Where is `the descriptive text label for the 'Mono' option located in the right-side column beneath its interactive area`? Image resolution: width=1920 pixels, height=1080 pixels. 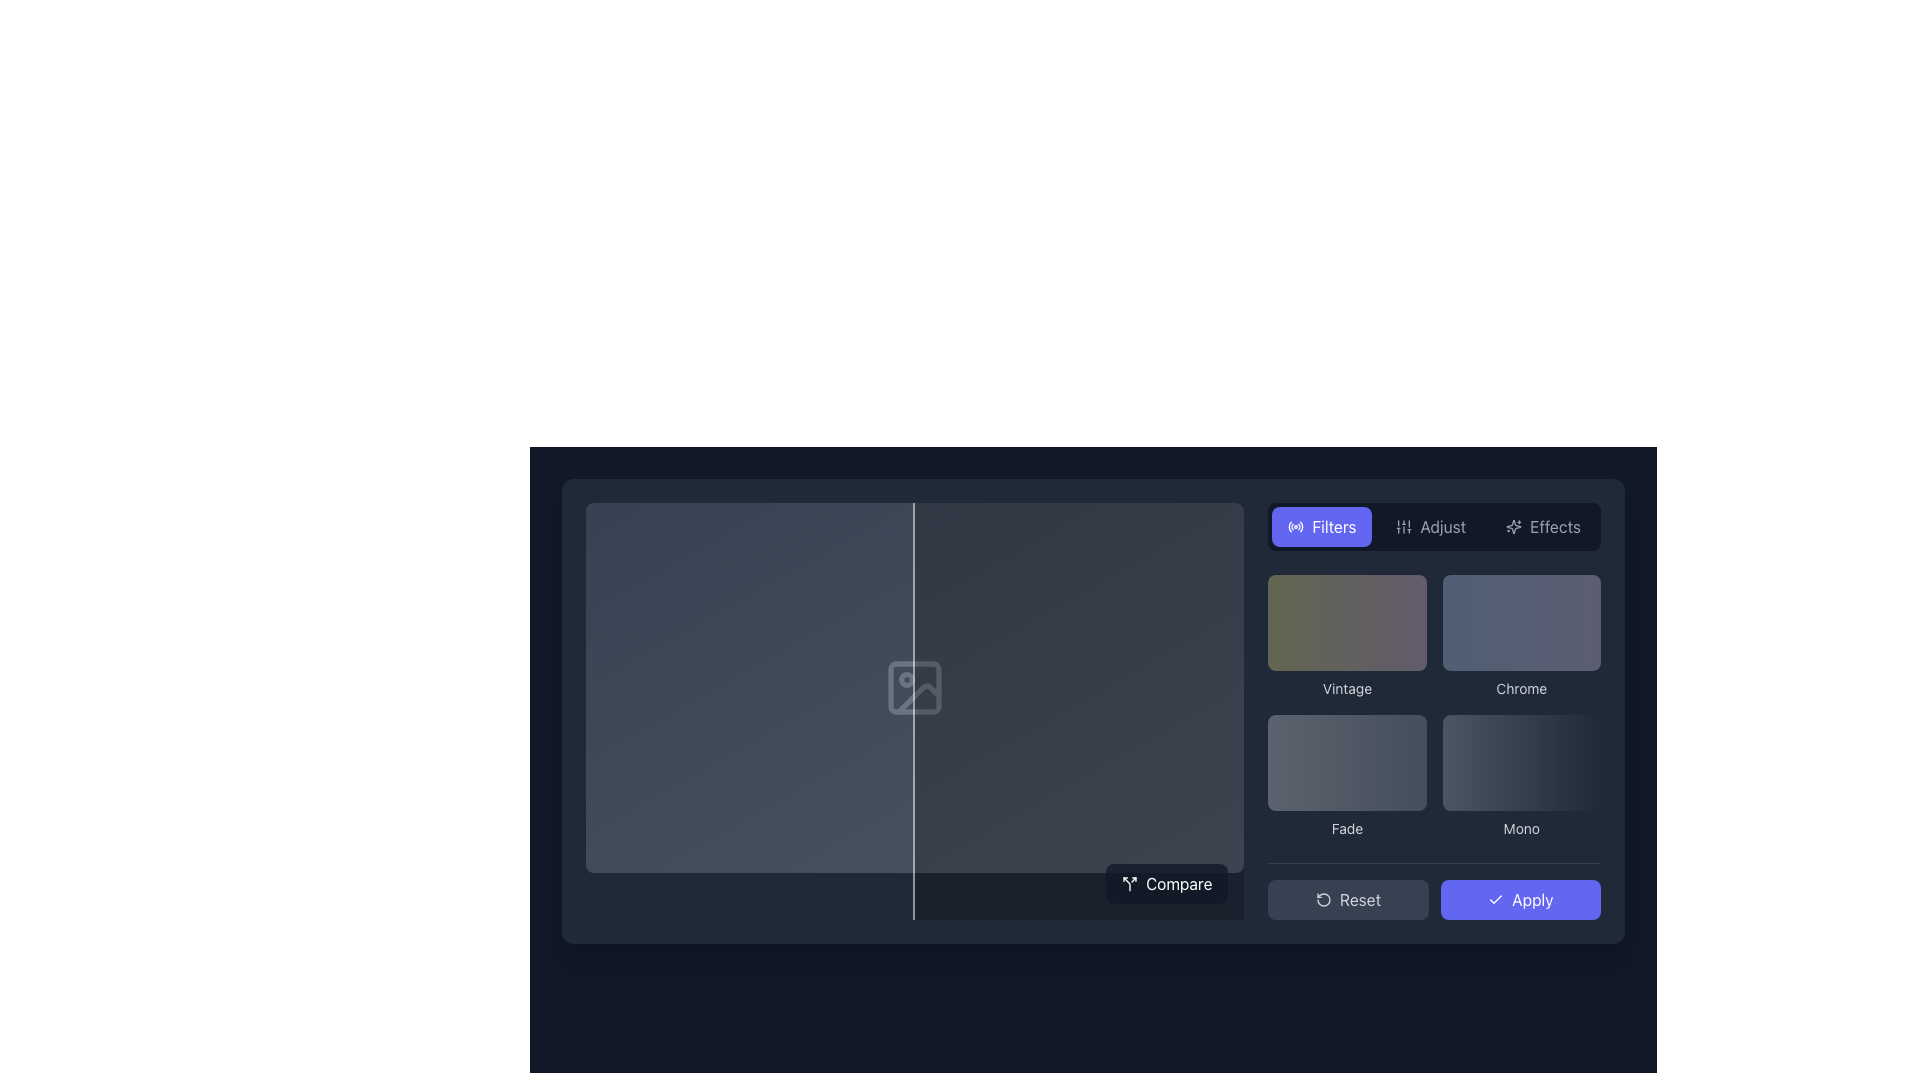 the descriptive text label for the 'Mono' option located in the right-side column beneath its interactive area is located at coordinates (1347, 829).